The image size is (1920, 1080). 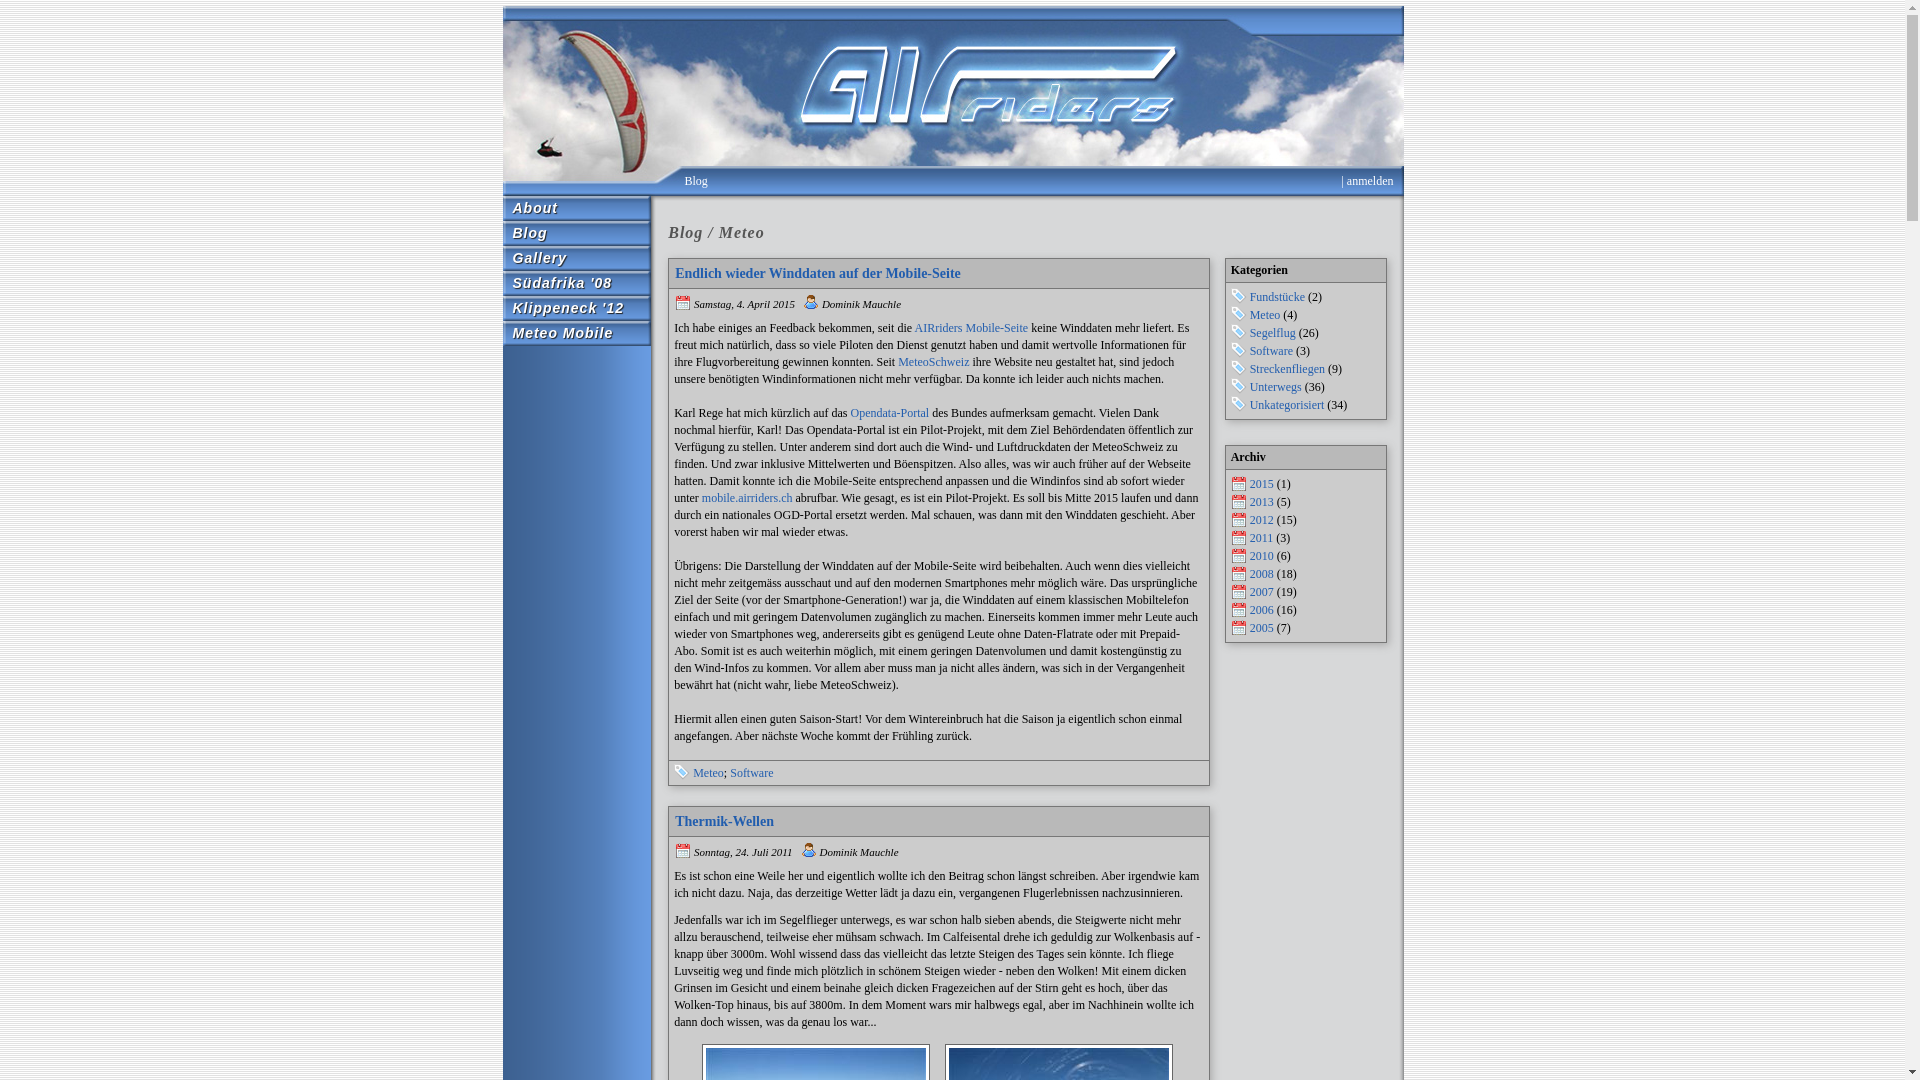 I want to click on '2010', so click(x=1261, y=555).